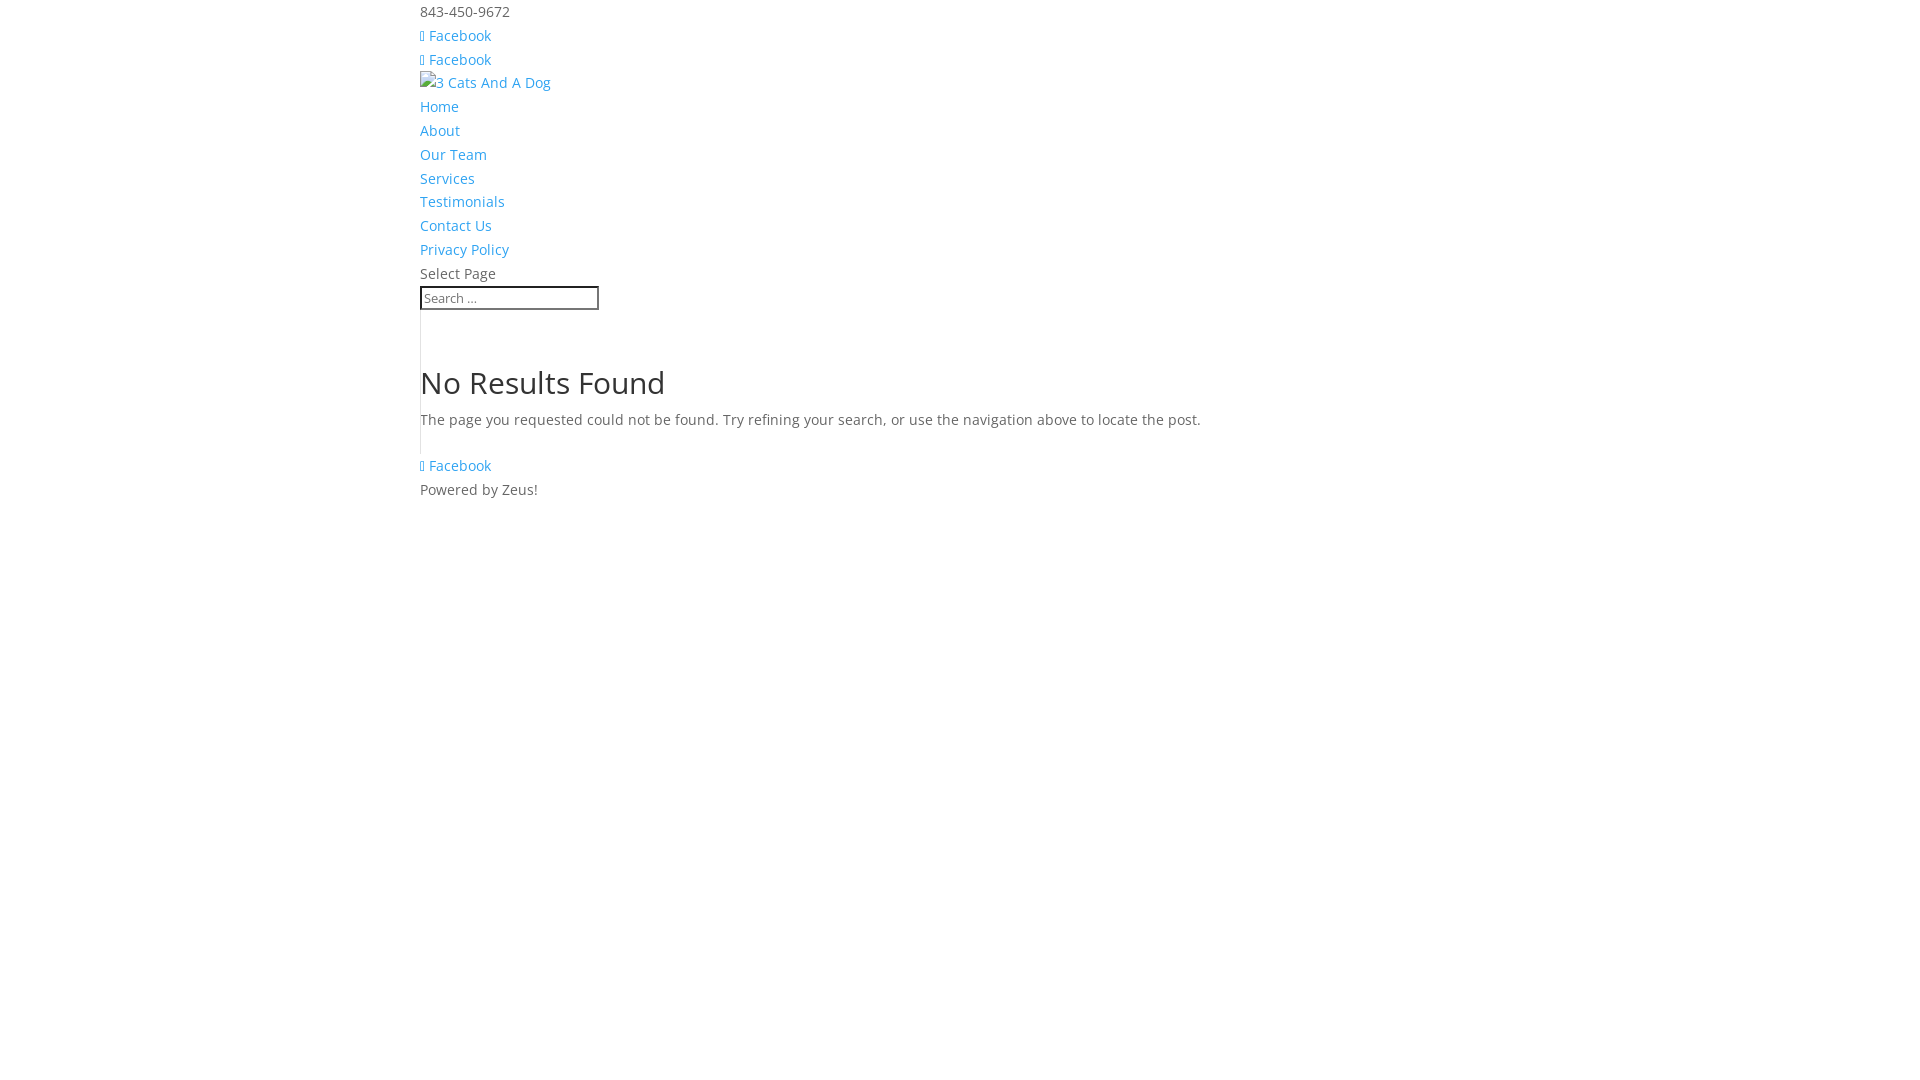 This screenshot has width=1920, height=1080. I want to click on 'About', so click(439, 130).